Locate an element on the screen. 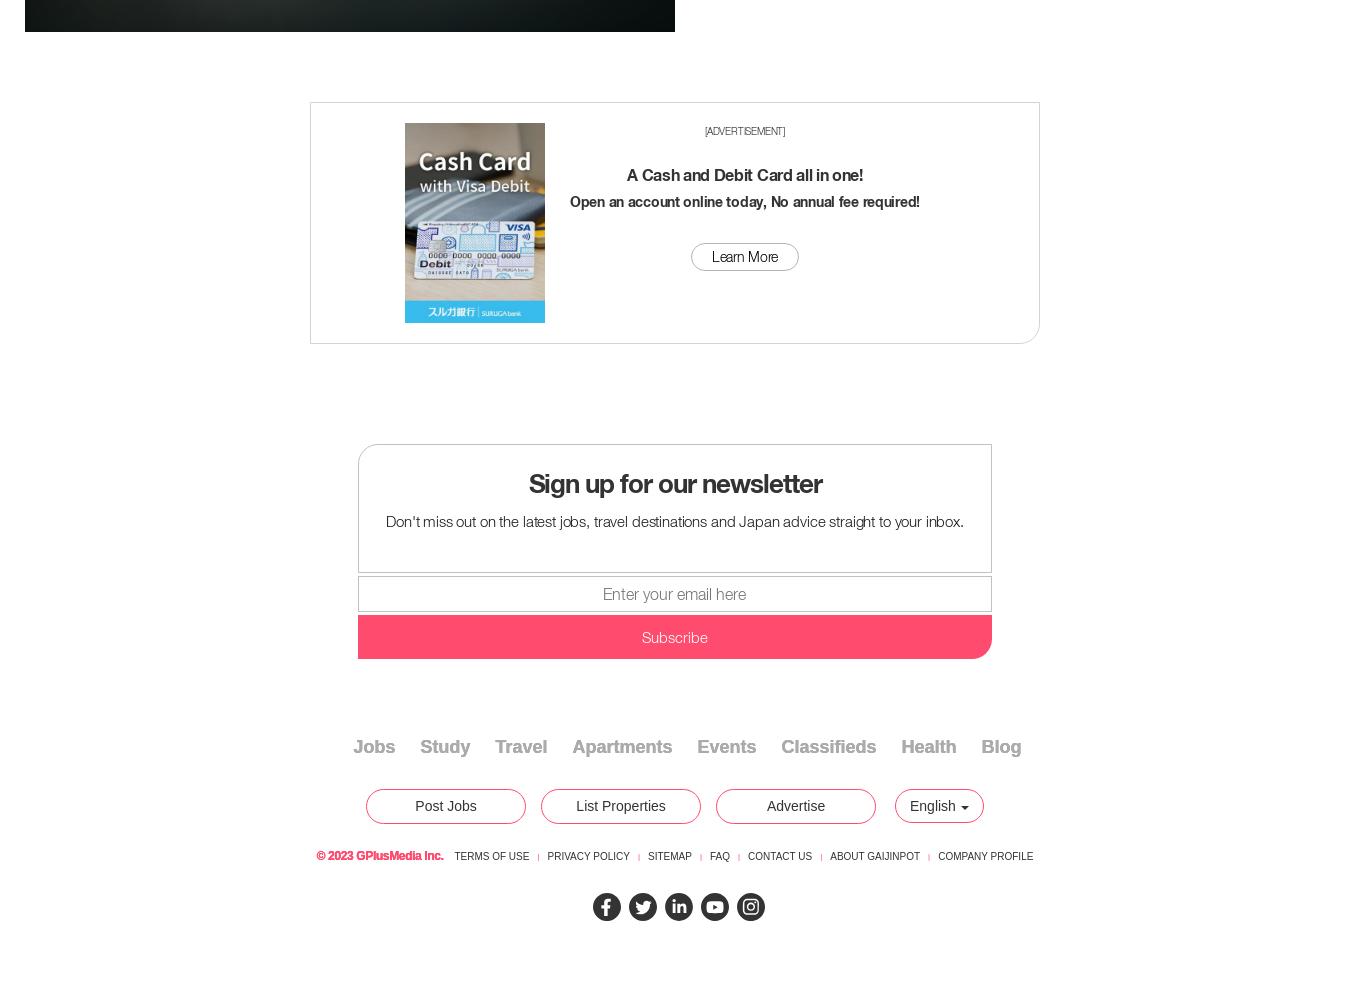 This screenshot has height=981, width=1350. 'Advertise' is located at coordinates (795, 805).